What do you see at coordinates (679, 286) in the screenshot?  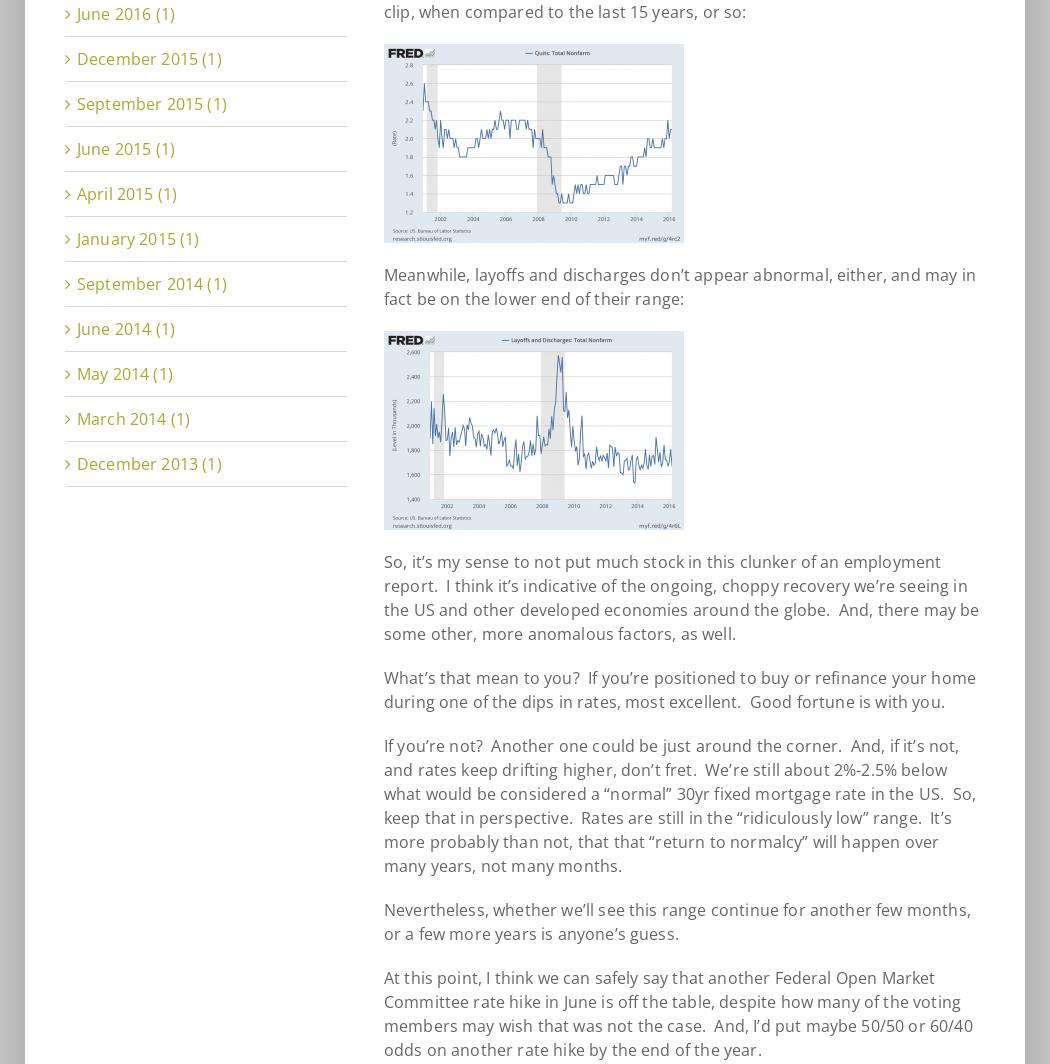 I see `'Meanwhile, layoffs and discharges don’t appear abnormal, either, and may in fact be on the lower end of their range:'` at bounding box center [679, 286].